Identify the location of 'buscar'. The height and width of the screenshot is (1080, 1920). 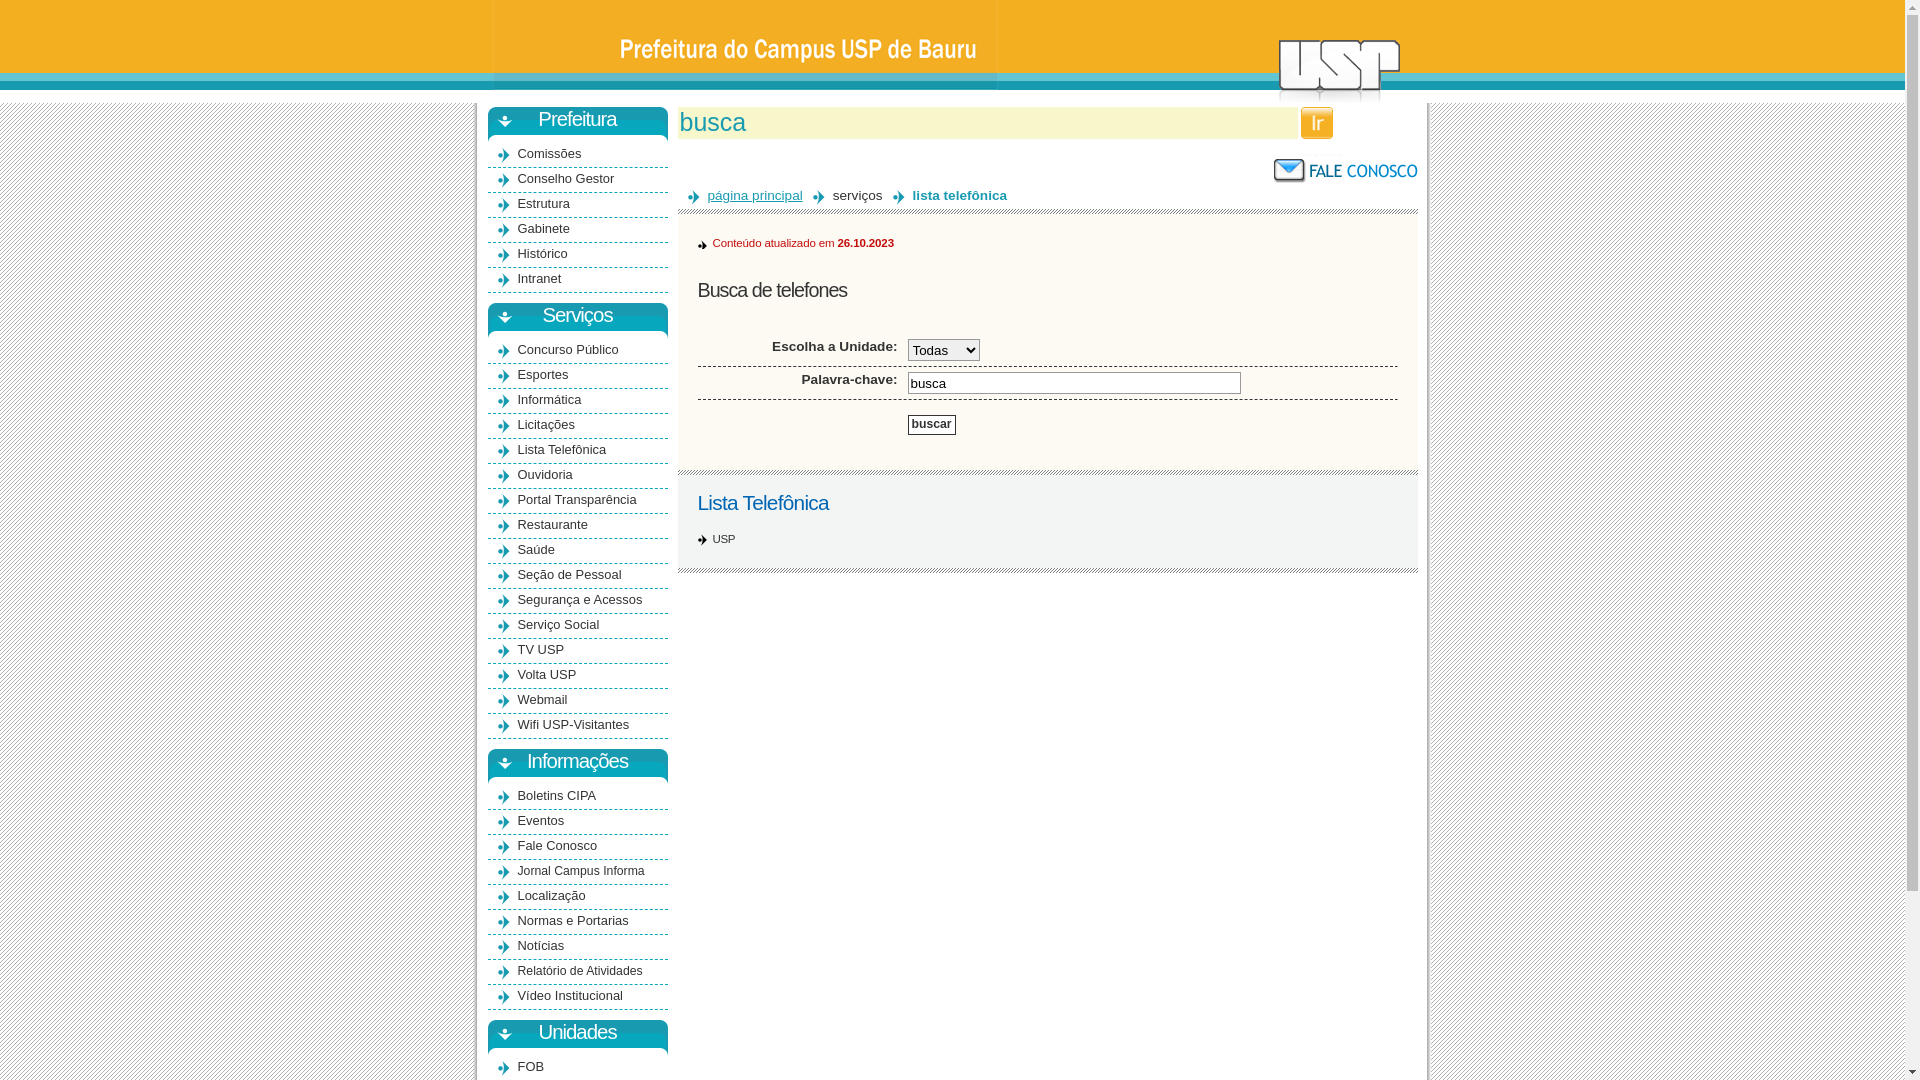
(930, 423).